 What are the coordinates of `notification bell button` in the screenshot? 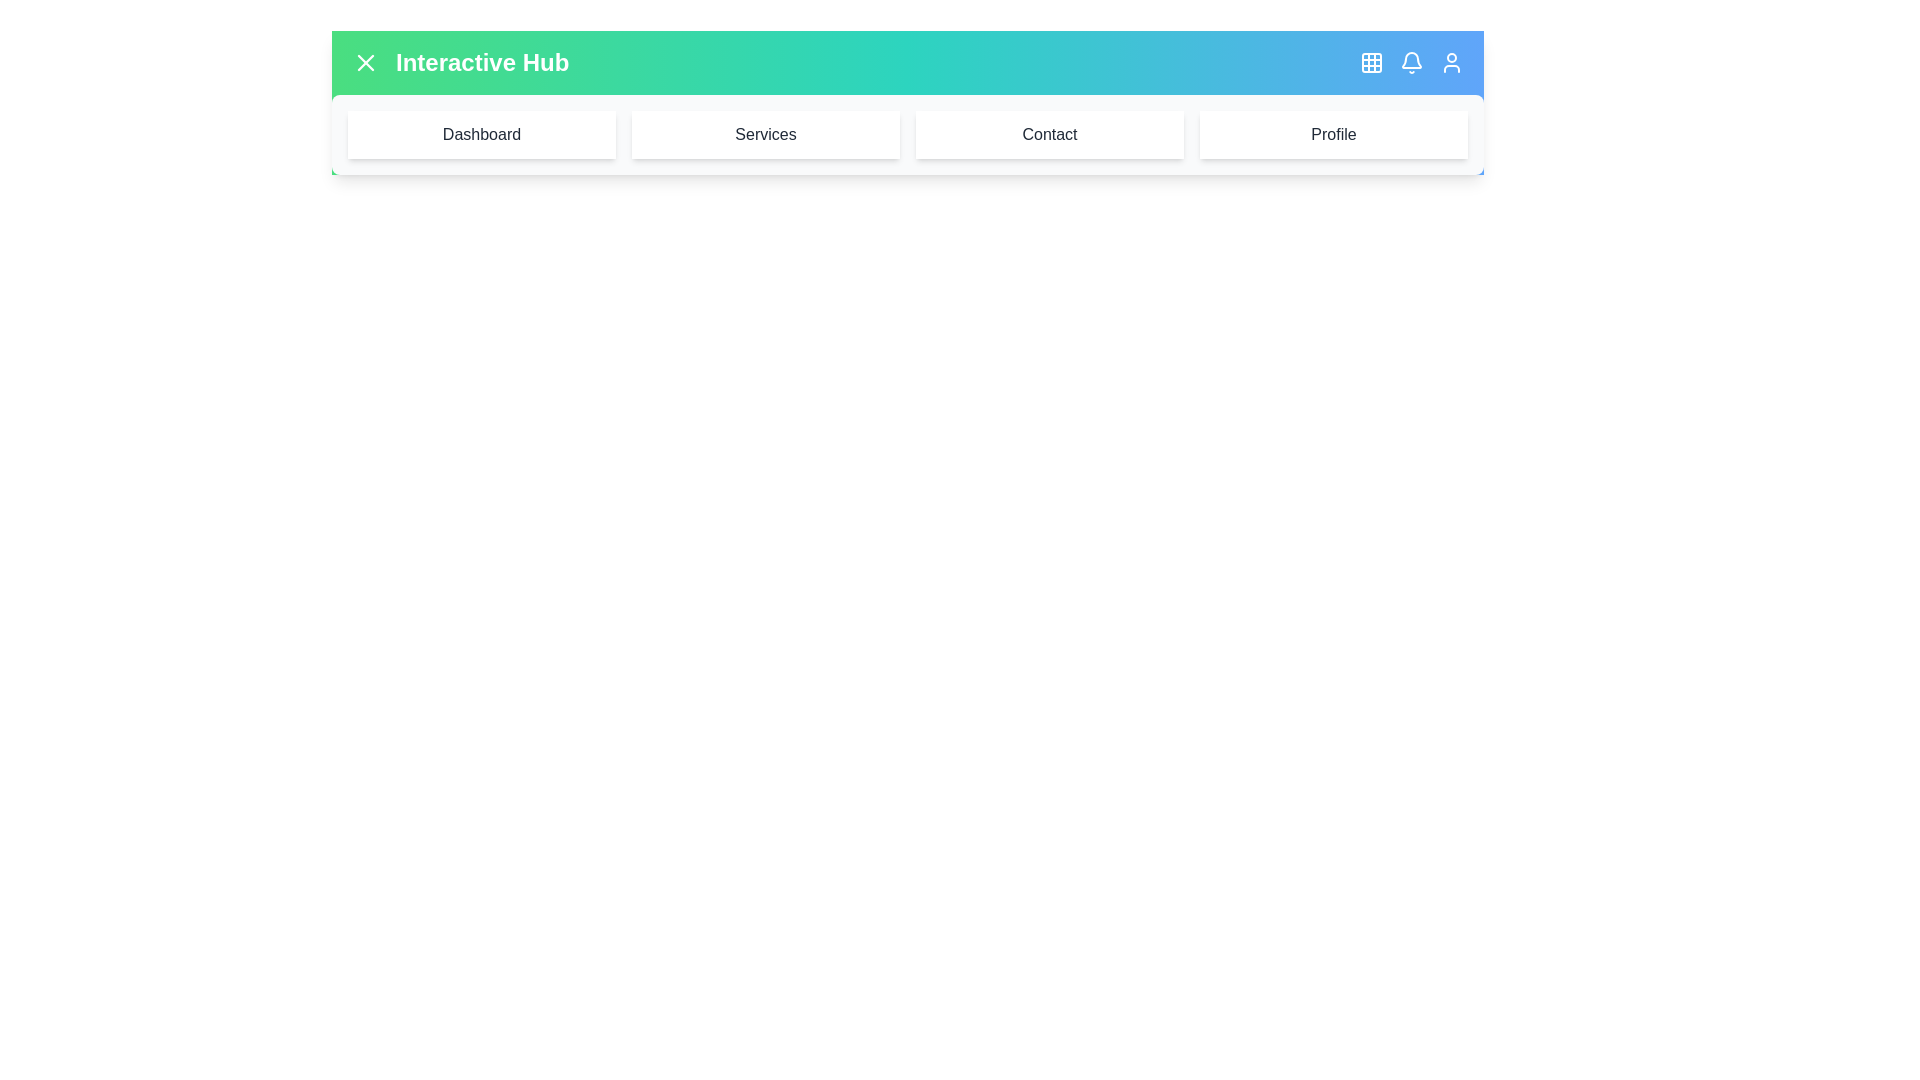 It's located at (1410, 61).